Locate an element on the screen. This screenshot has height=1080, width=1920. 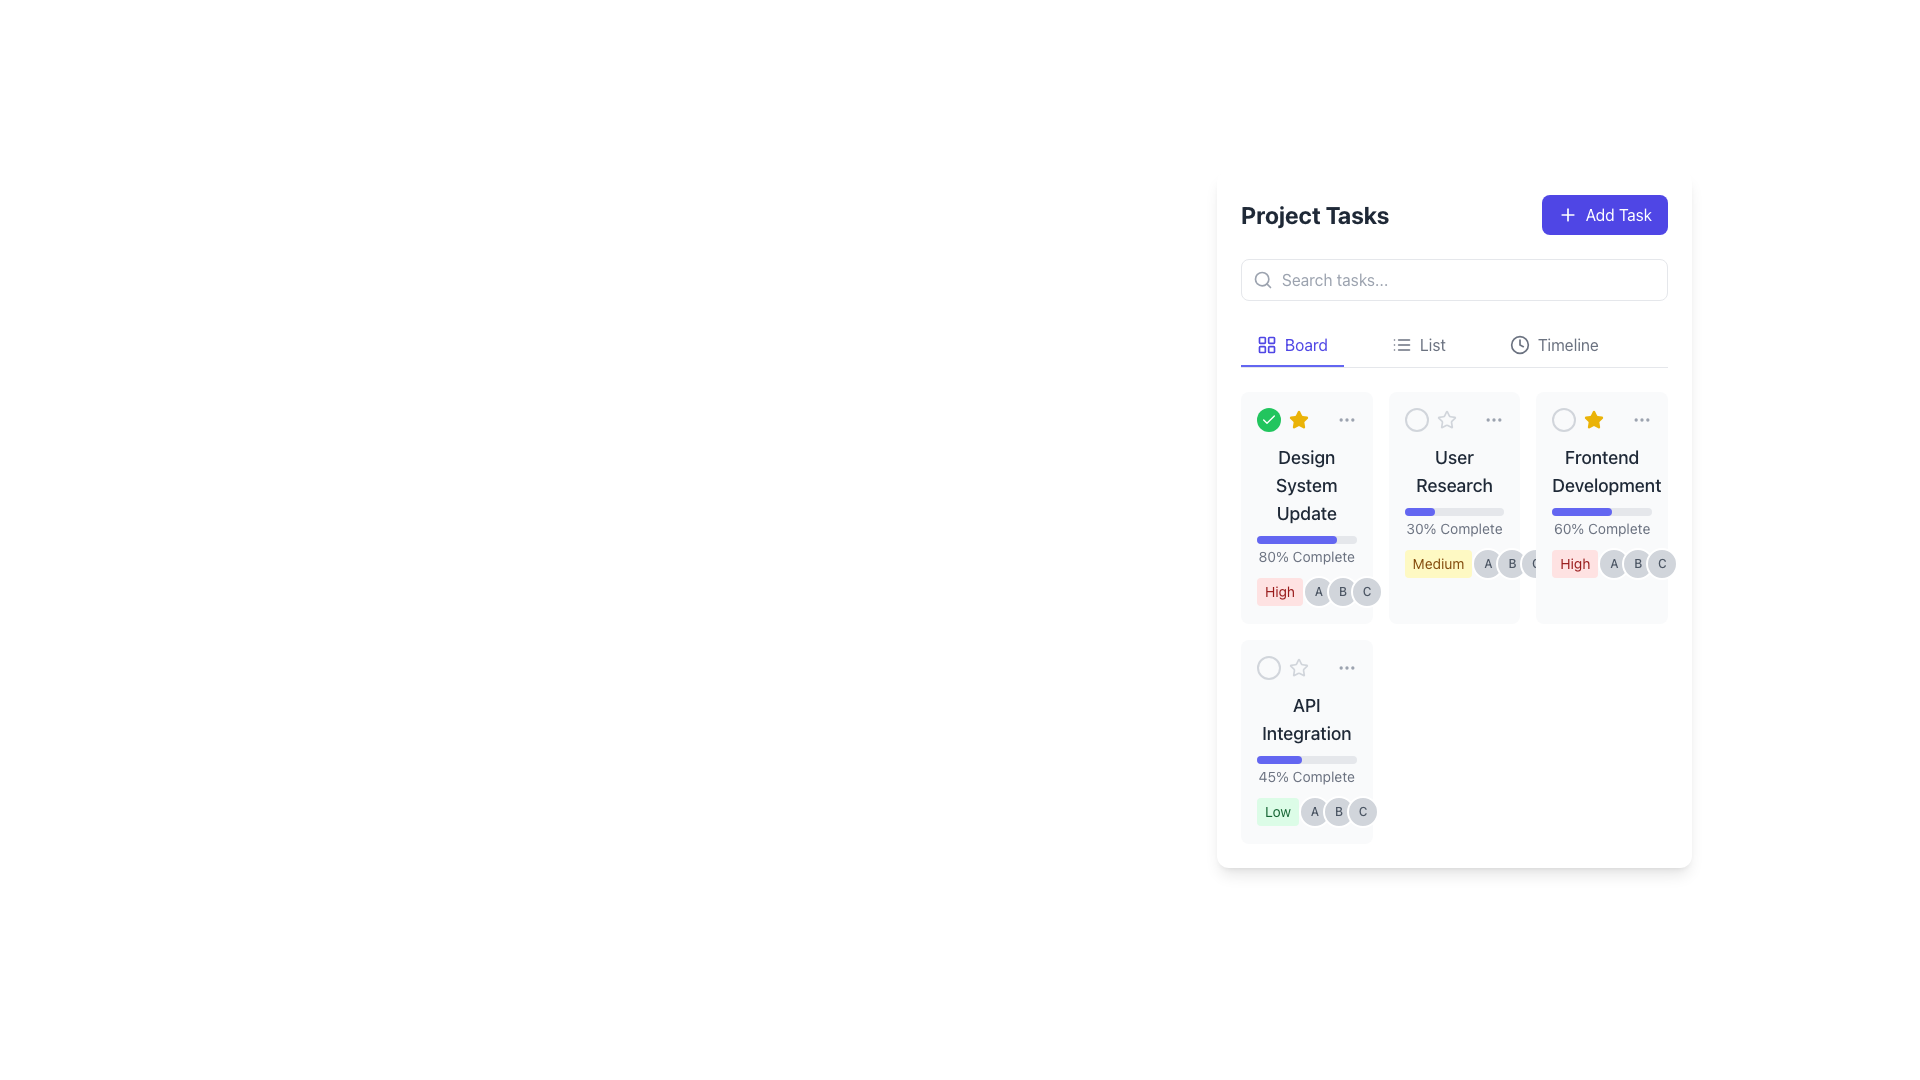
the Text label that indicates the completion percentage of the task, located below the blue progress bar in the 'Design System Update' card on the 'Project Tasks' board is located at coordinates (1306, 556).